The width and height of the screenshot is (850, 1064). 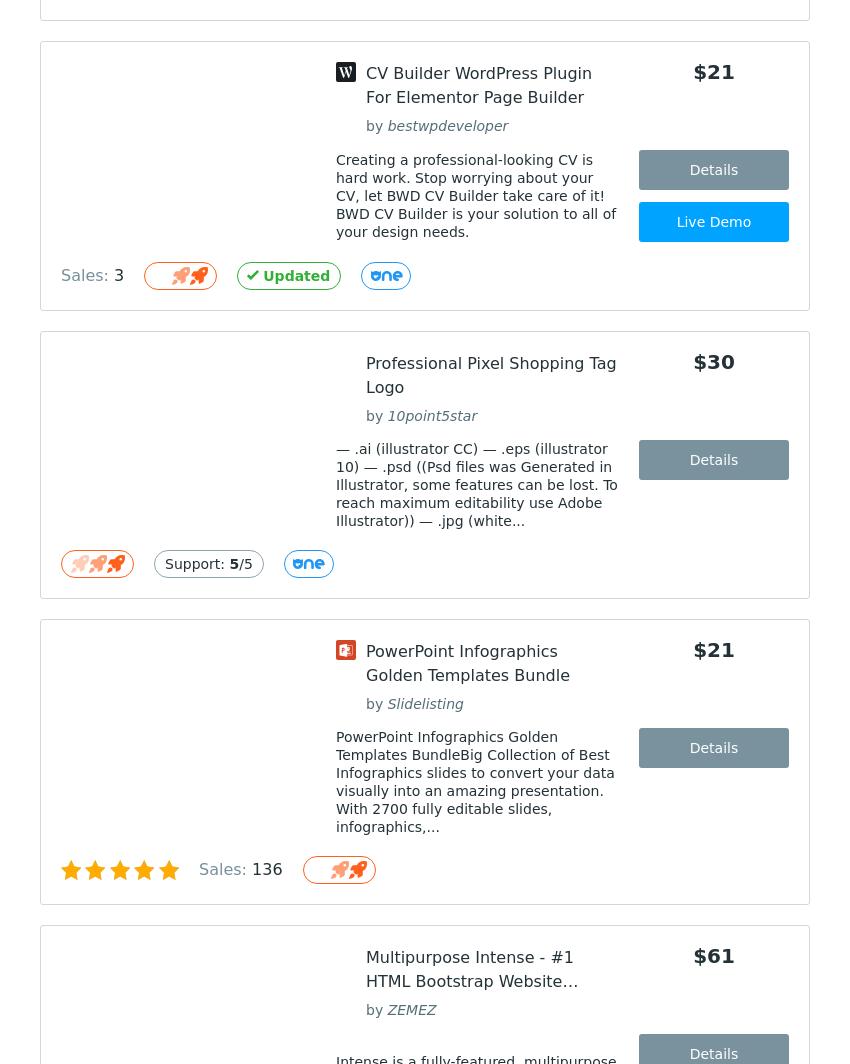 What do you see at coordinates (118, 275) in the screenshot?
I see `'3'` at bounding box center [118, 275].